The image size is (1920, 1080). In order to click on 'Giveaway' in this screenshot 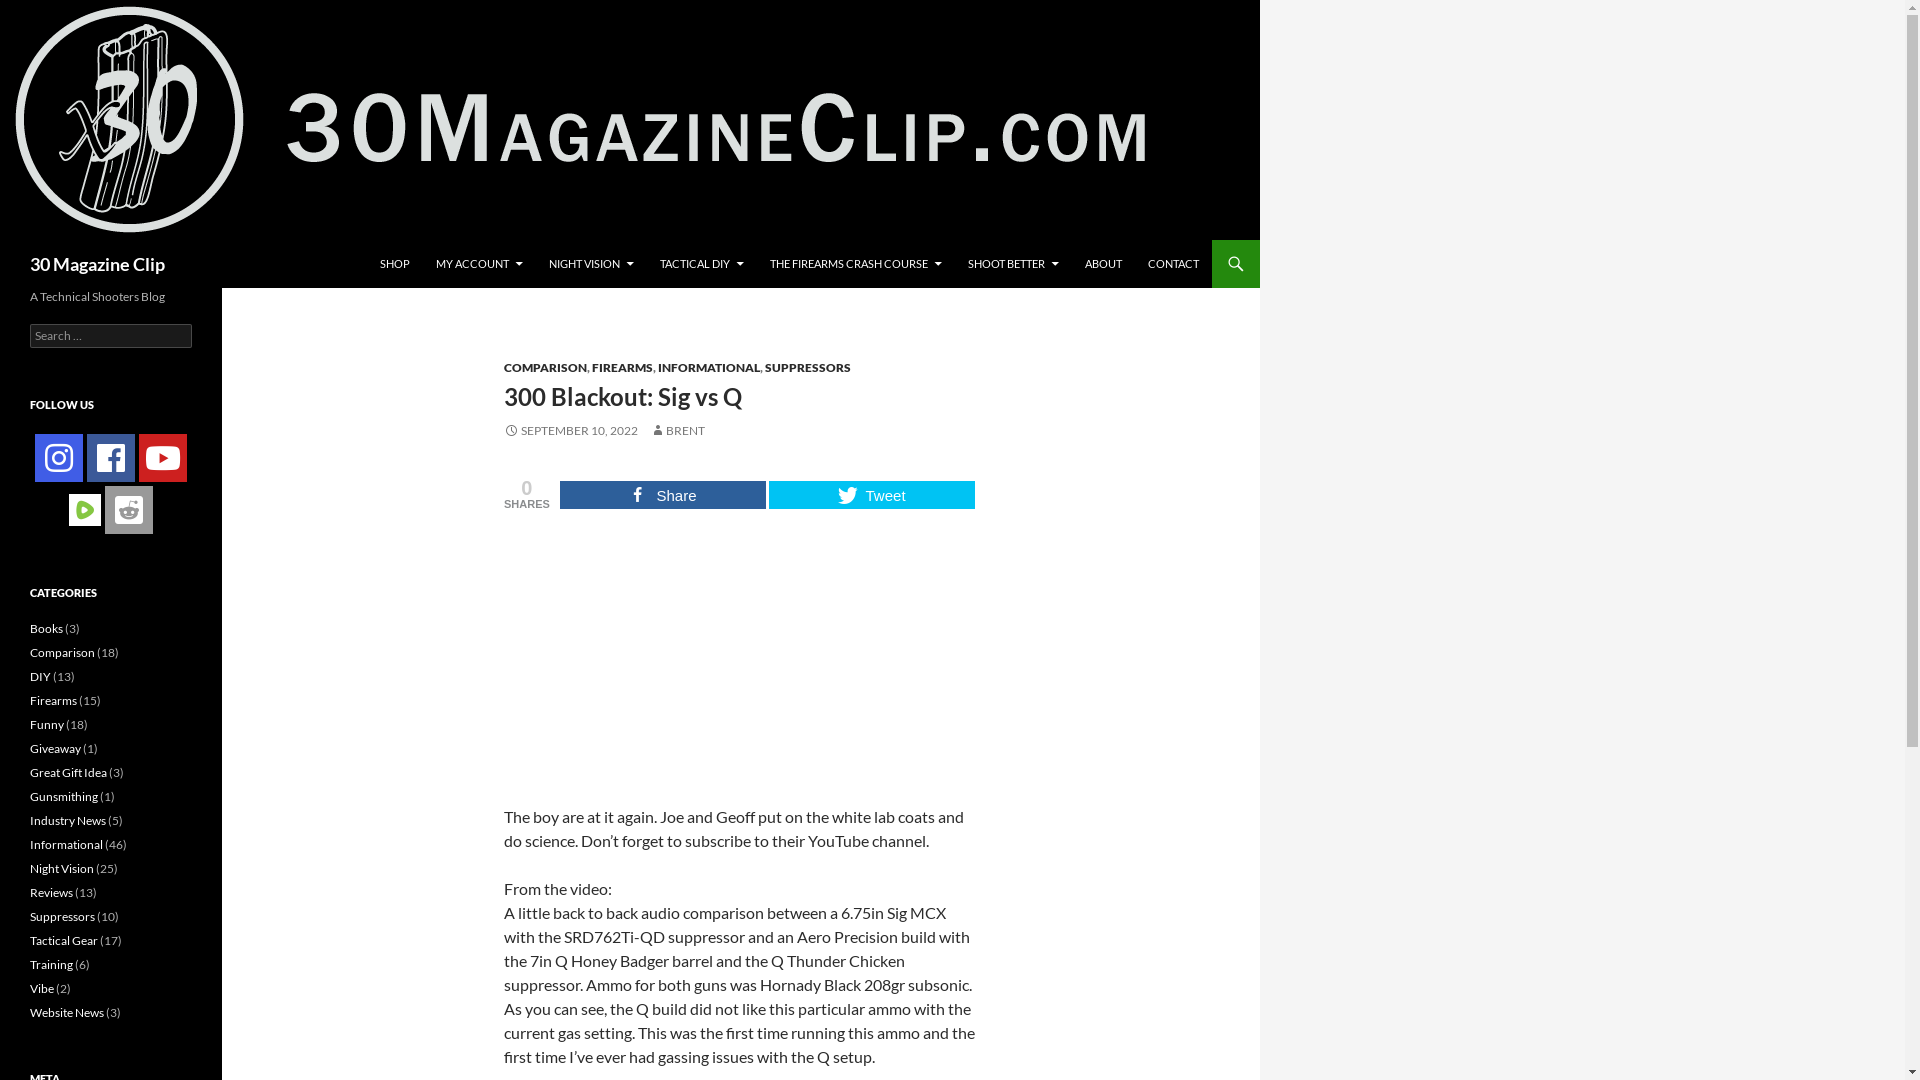, I will do `click(55, 748)`.